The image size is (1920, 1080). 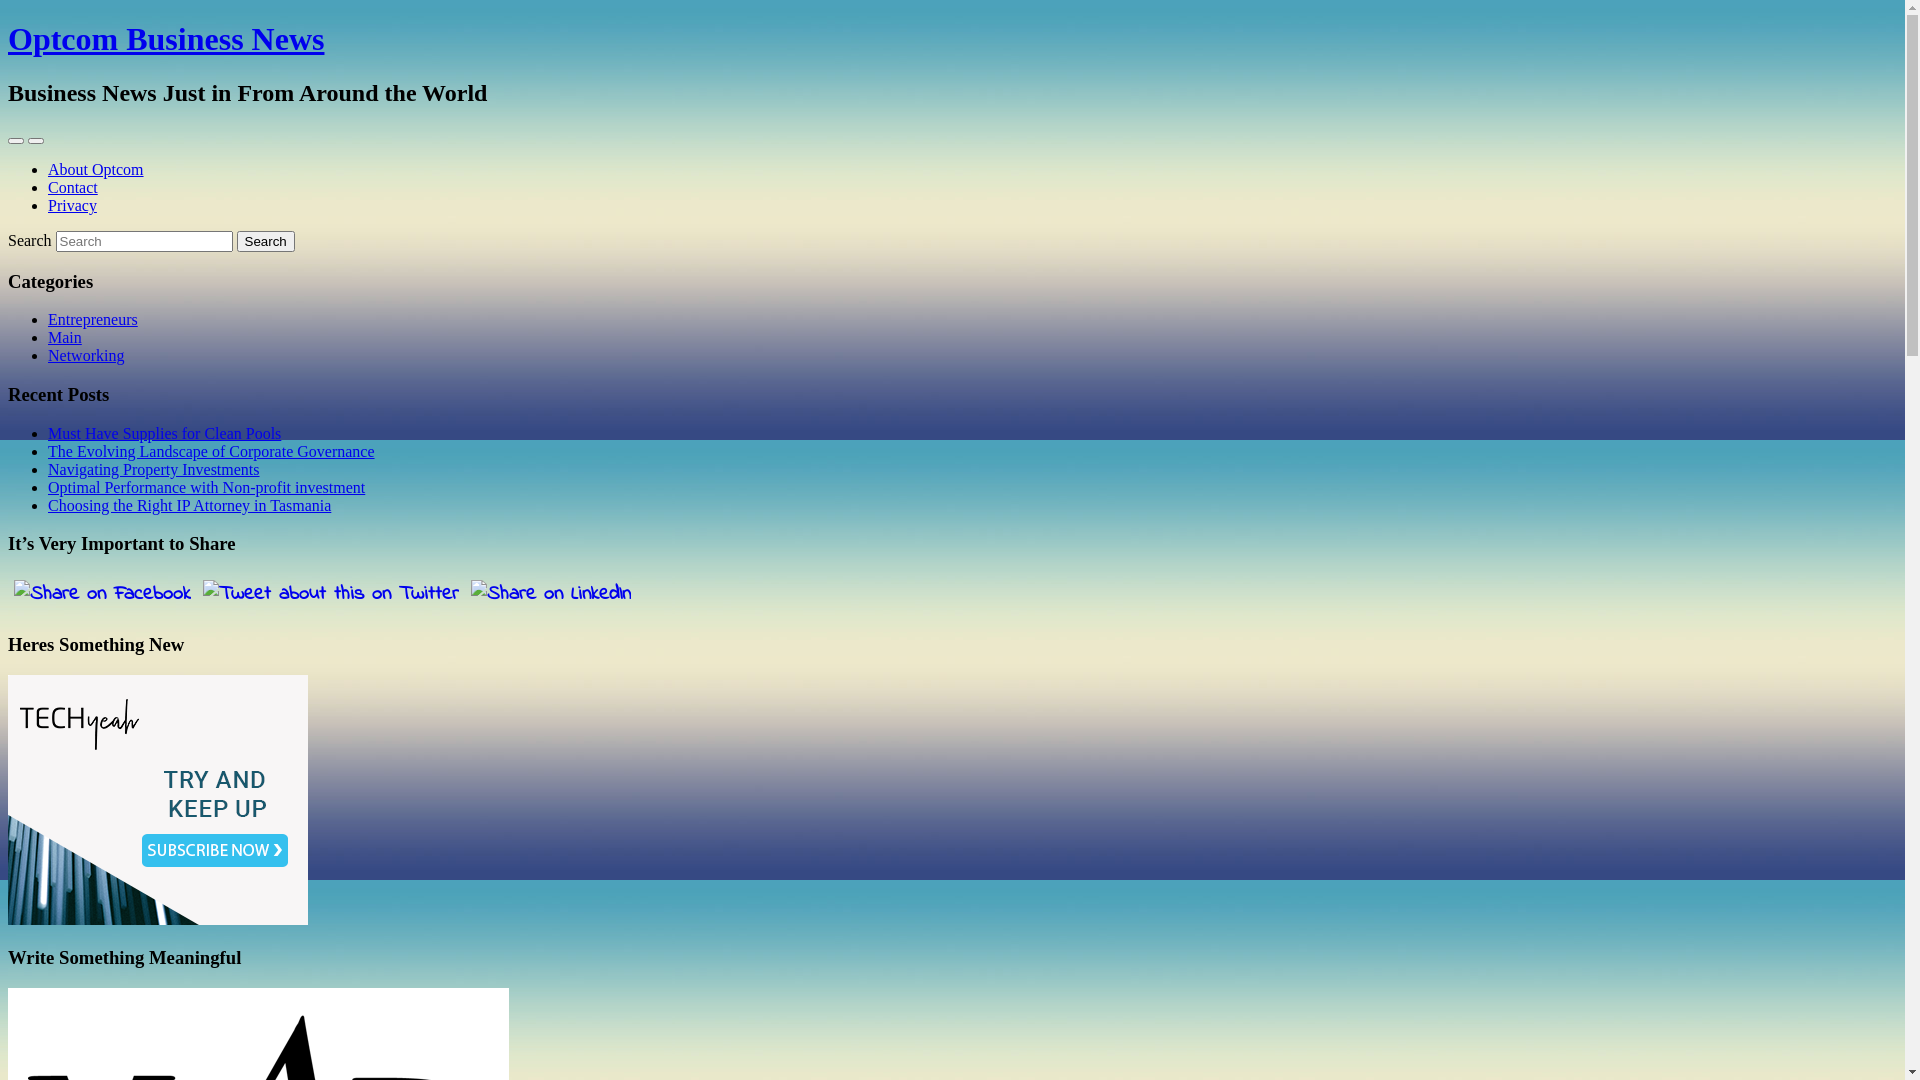 I want to click on 'Main', so click(x=65, y=336).